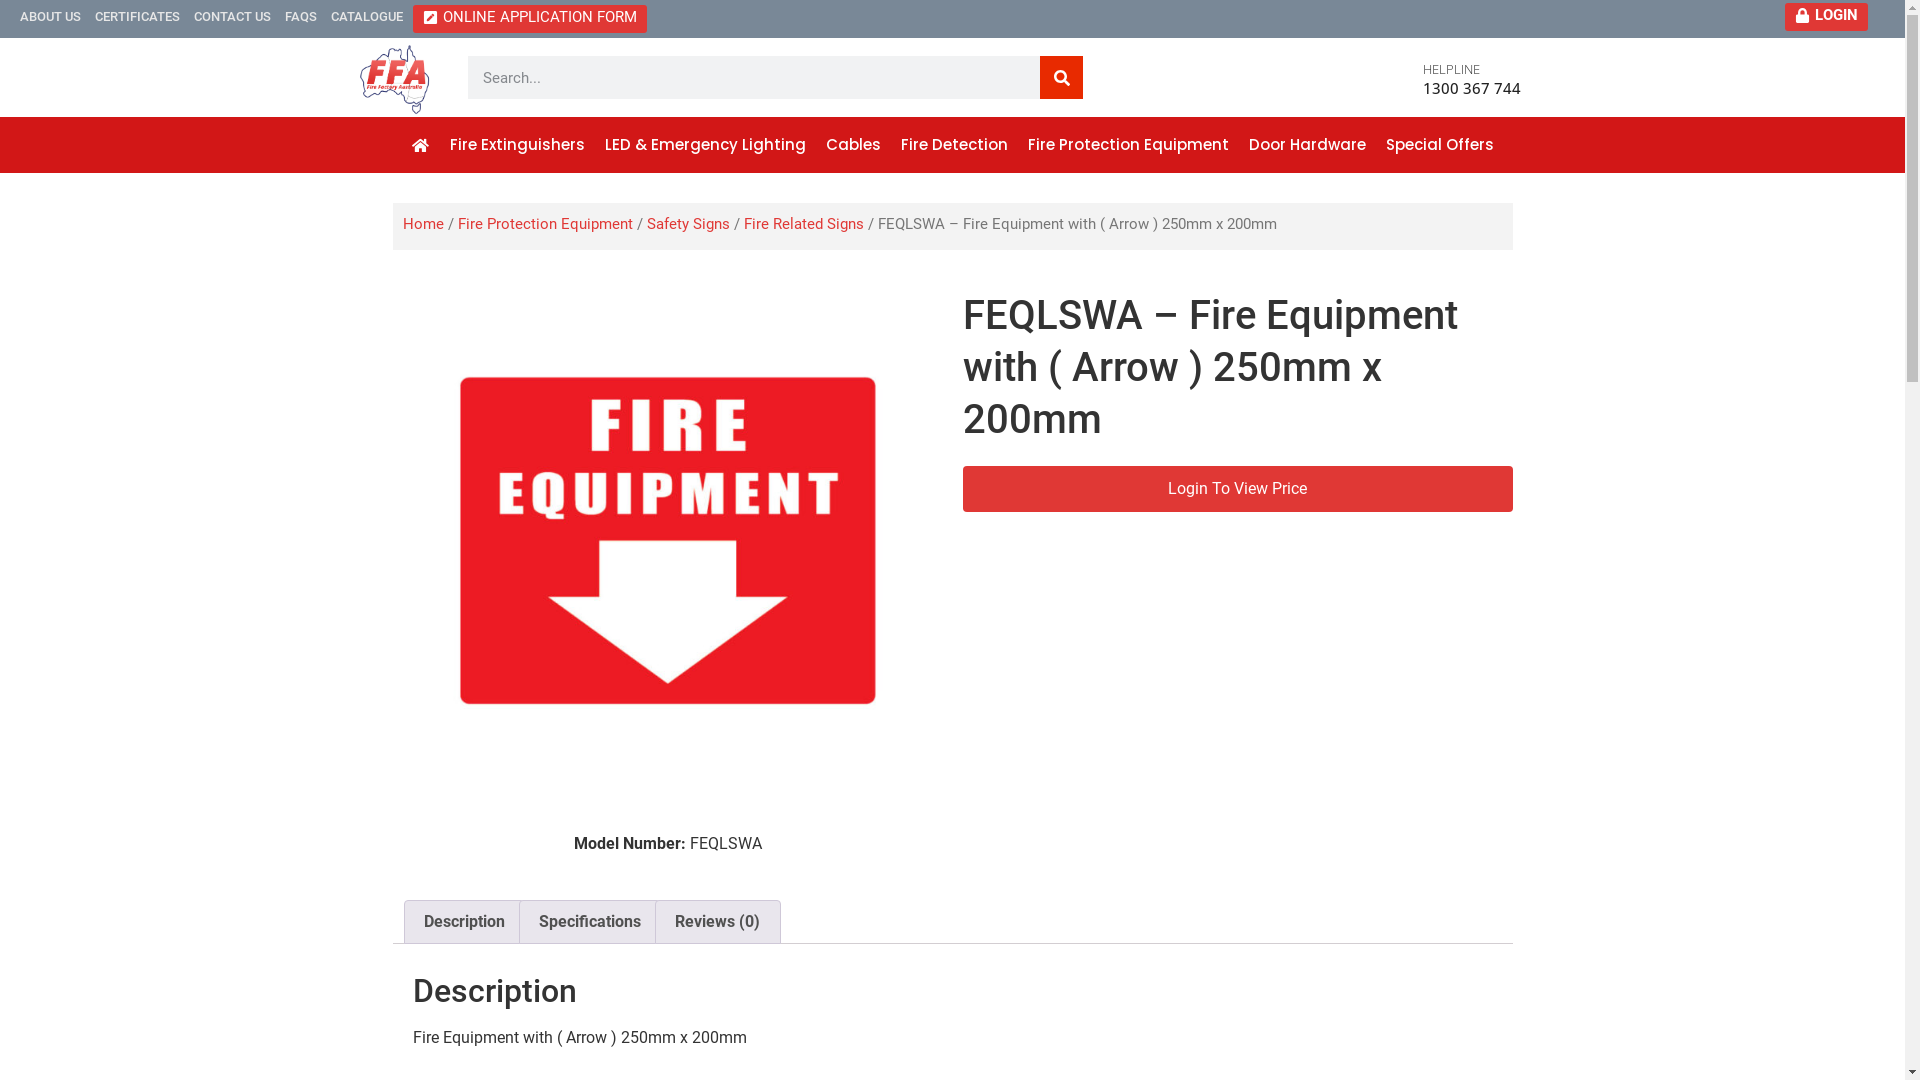  Describe the element at coordinates (136, 15) in the screenshot. I see `'CERTIFICATES'` at that location.